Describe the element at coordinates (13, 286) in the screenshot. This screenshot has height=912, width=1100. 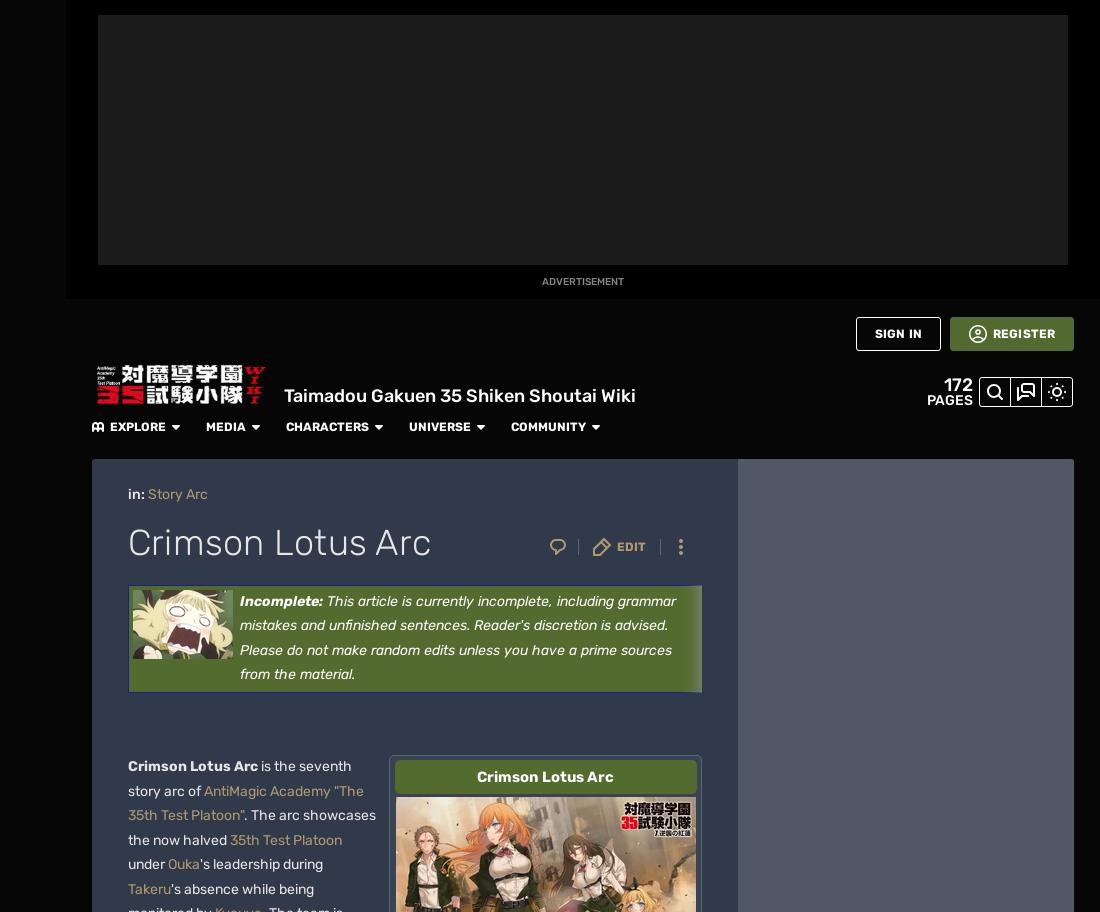
I see `'Games'` at that location.